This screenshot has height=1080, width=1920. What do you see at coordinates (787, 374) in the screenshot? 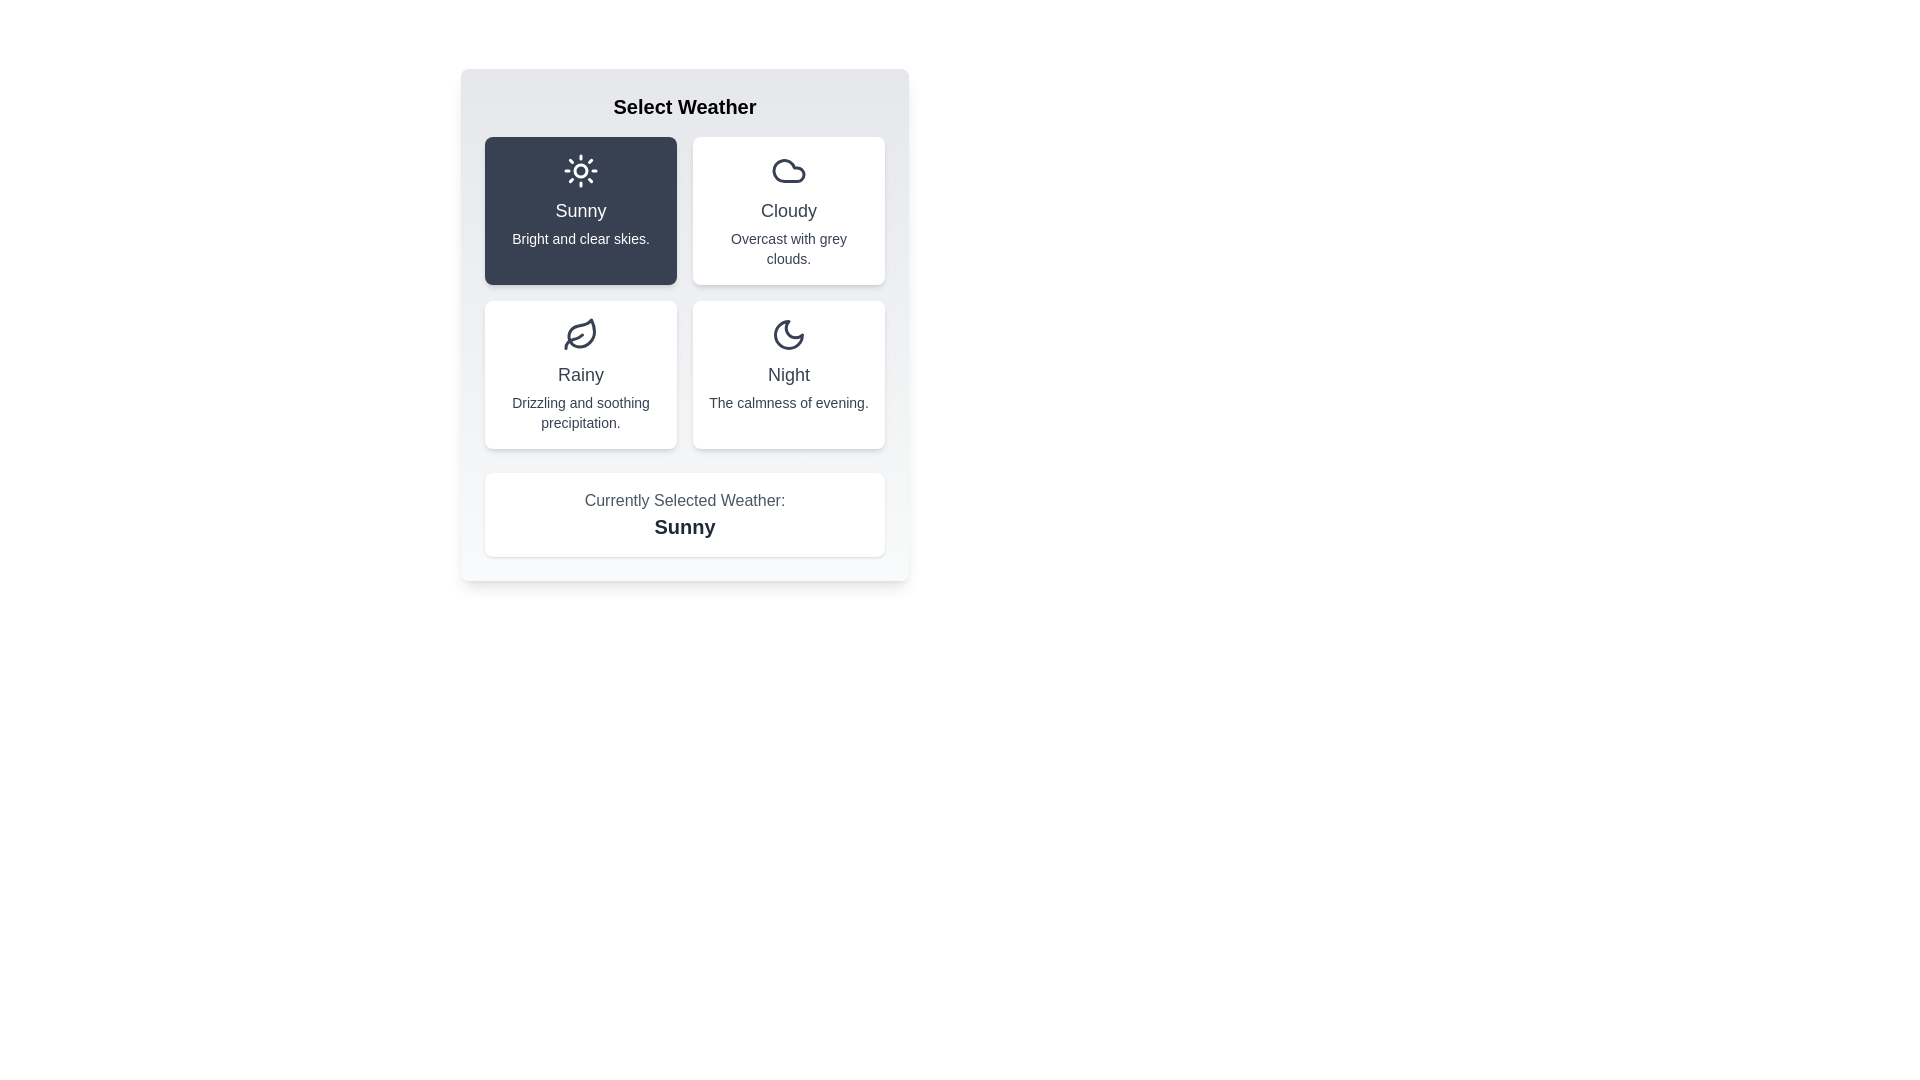
I see `the weather type Night by clicking on its corresponding button` at bounding box center [787, 374].